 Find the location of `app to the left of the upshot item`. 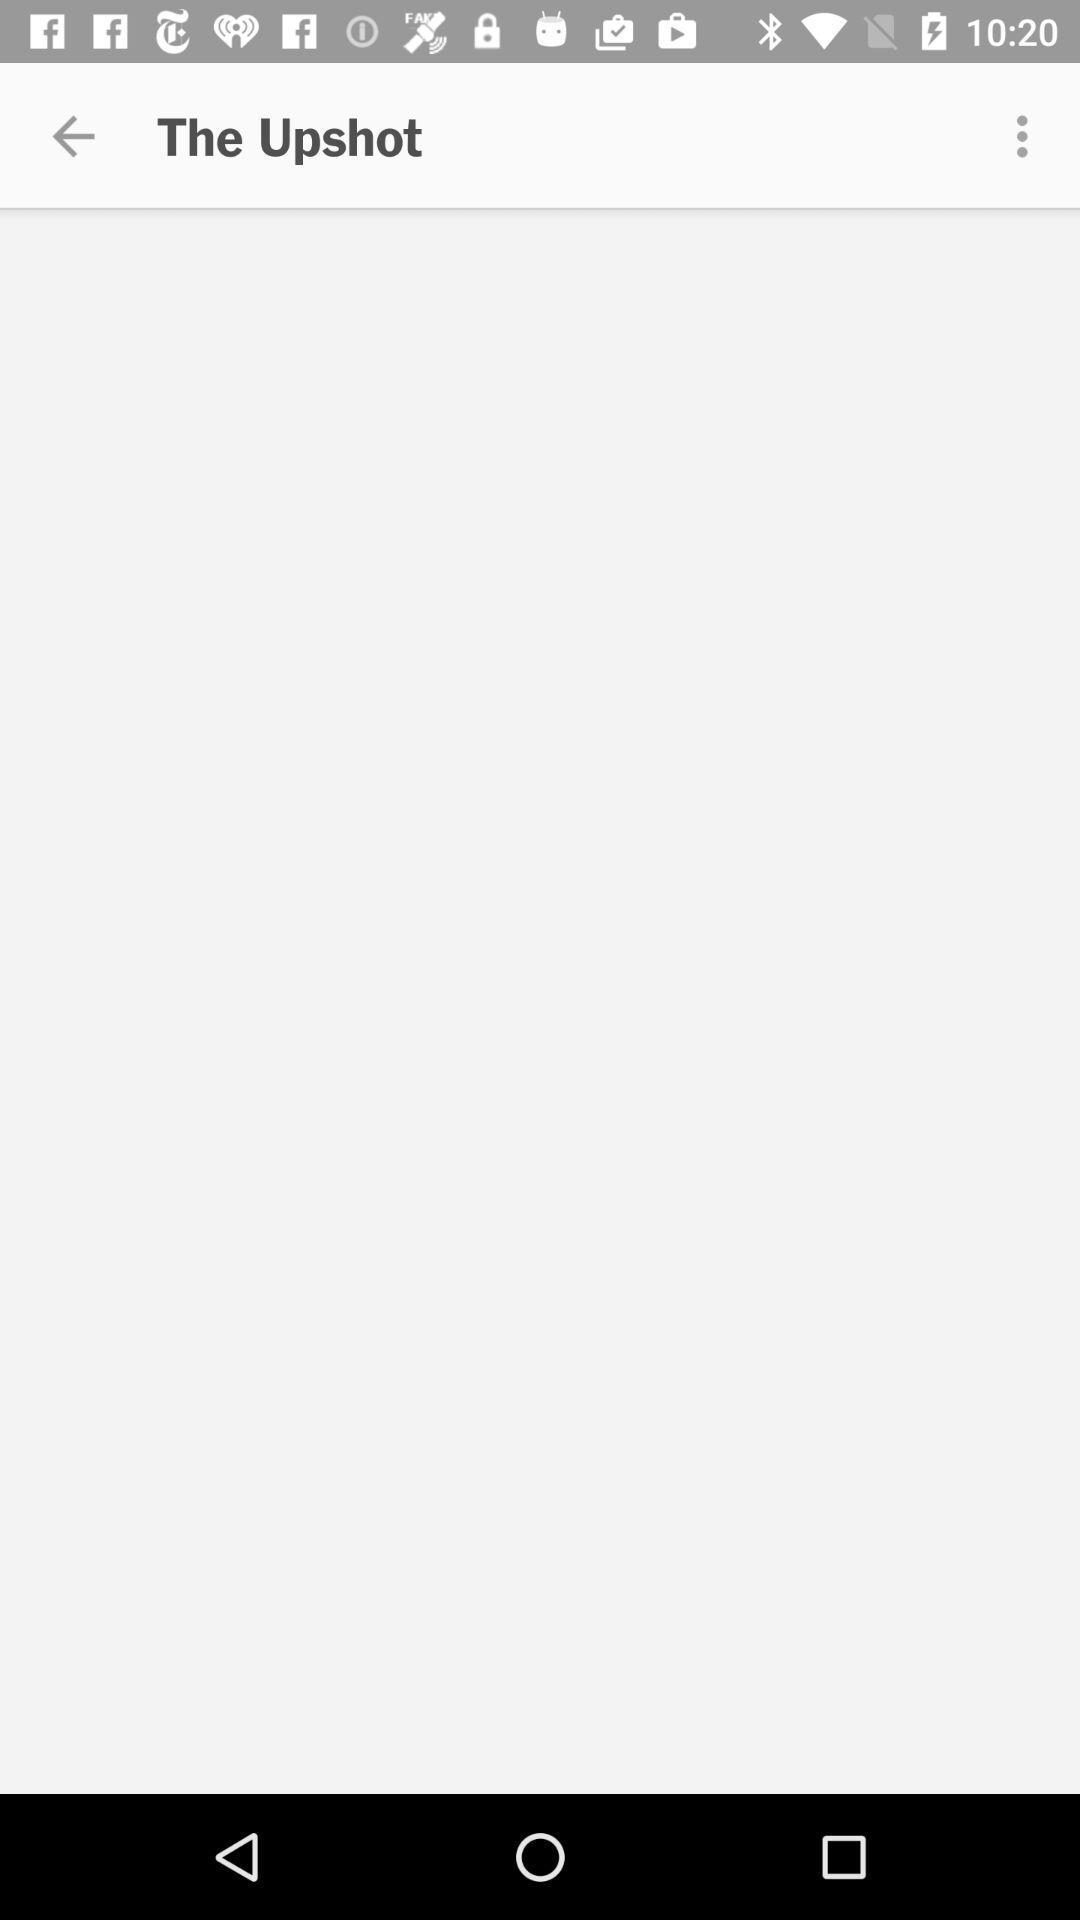

app to the left of the upshot item is located at coordinates (72, 135).